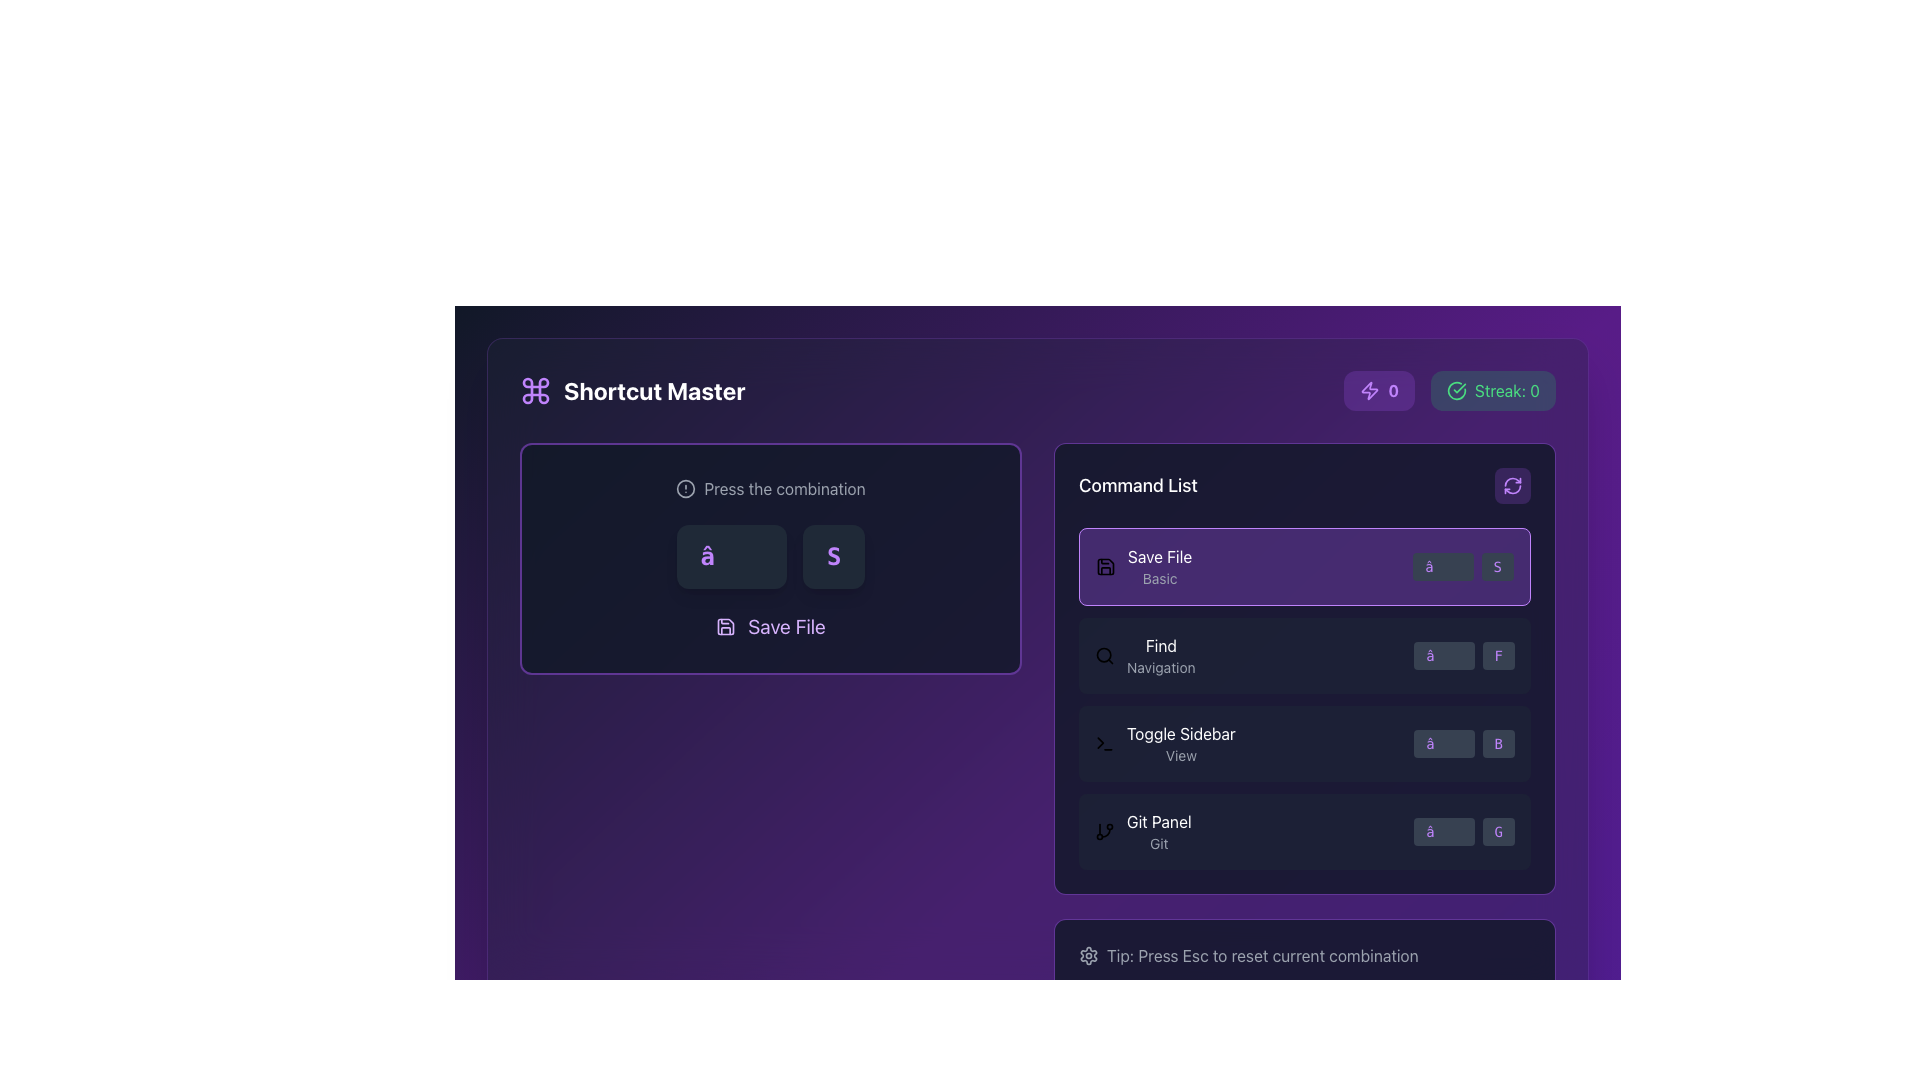 Image resolution: width=1920 pixels, height=1080 pixels. Describe the element at coordinates (1161, 667) in the screenshot. I see `the Text label providing additional context for the 'Find' command located in the 'Command List' panel beneath the word 'Find'` at that location.